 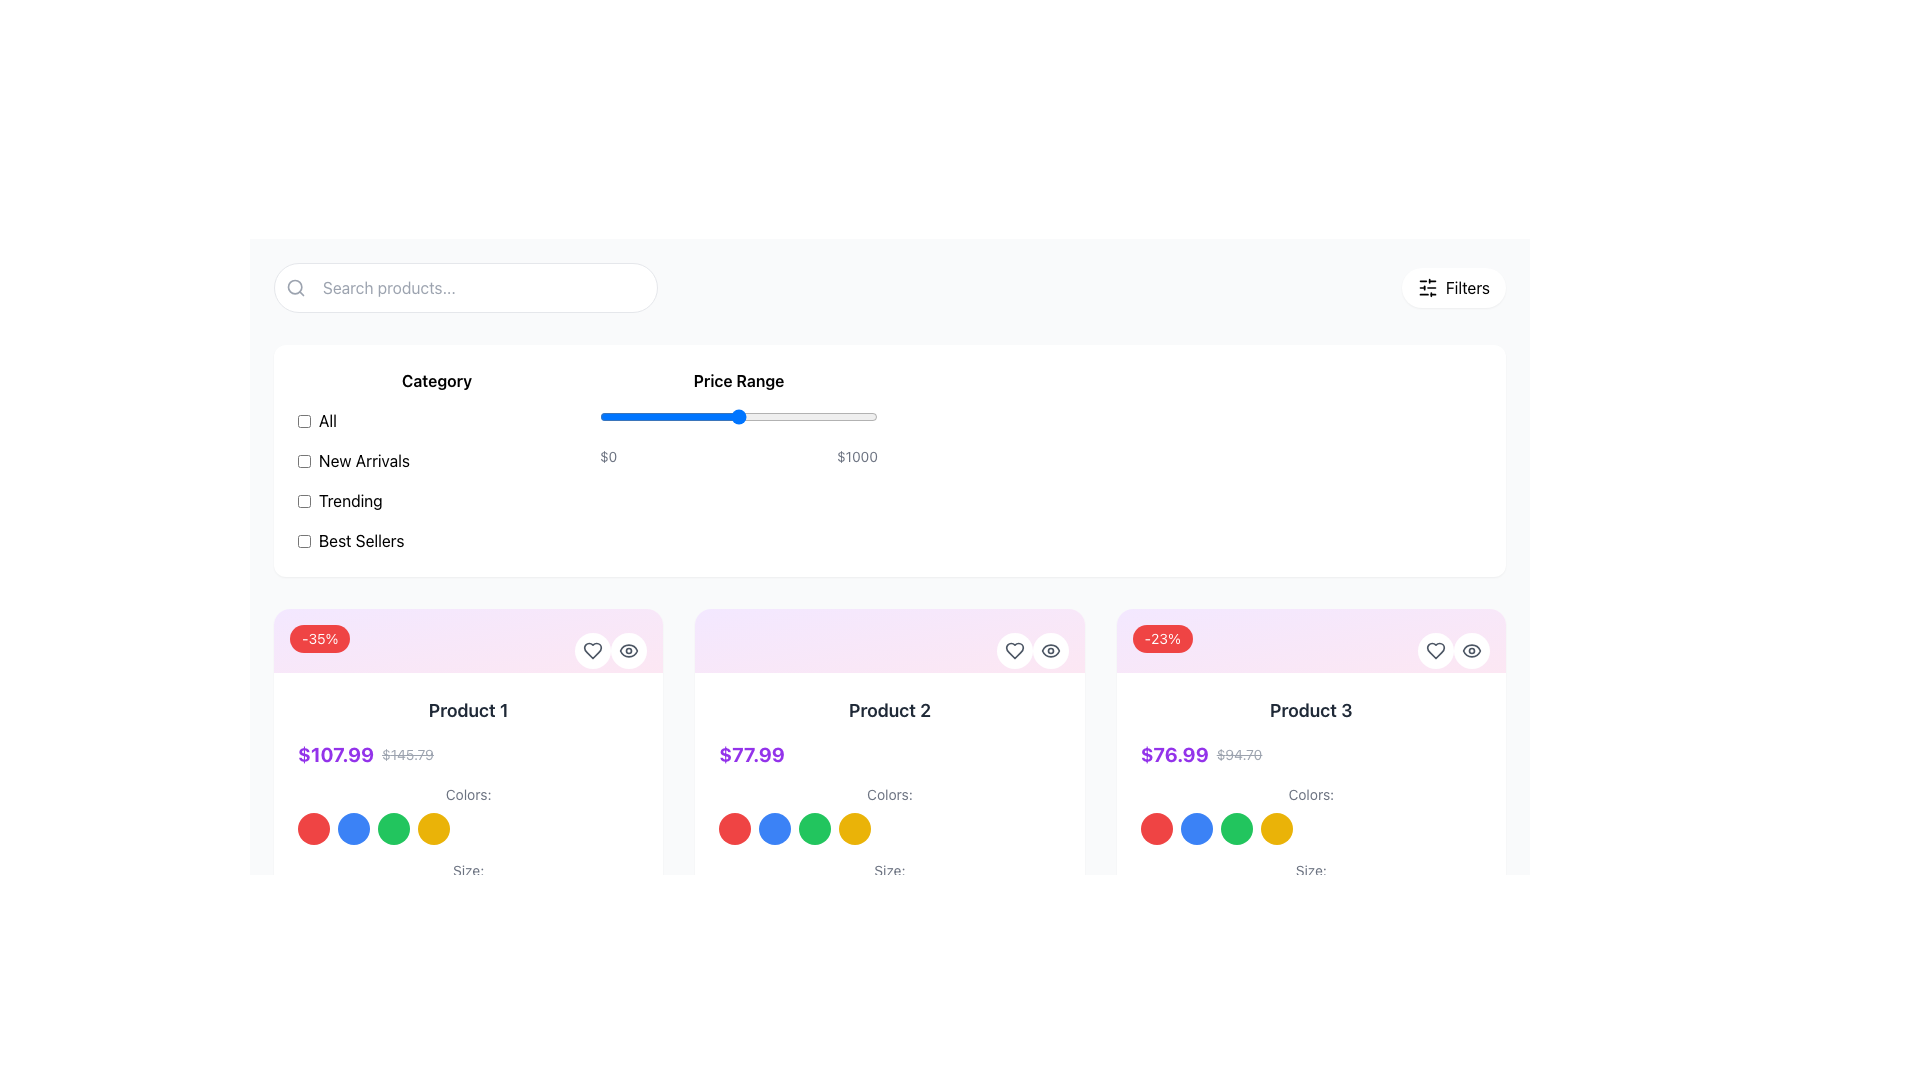 I want to click on the discount indicator badge located in the top-left corner of the product card, positioned above the product name, so click(x=320, y=639).